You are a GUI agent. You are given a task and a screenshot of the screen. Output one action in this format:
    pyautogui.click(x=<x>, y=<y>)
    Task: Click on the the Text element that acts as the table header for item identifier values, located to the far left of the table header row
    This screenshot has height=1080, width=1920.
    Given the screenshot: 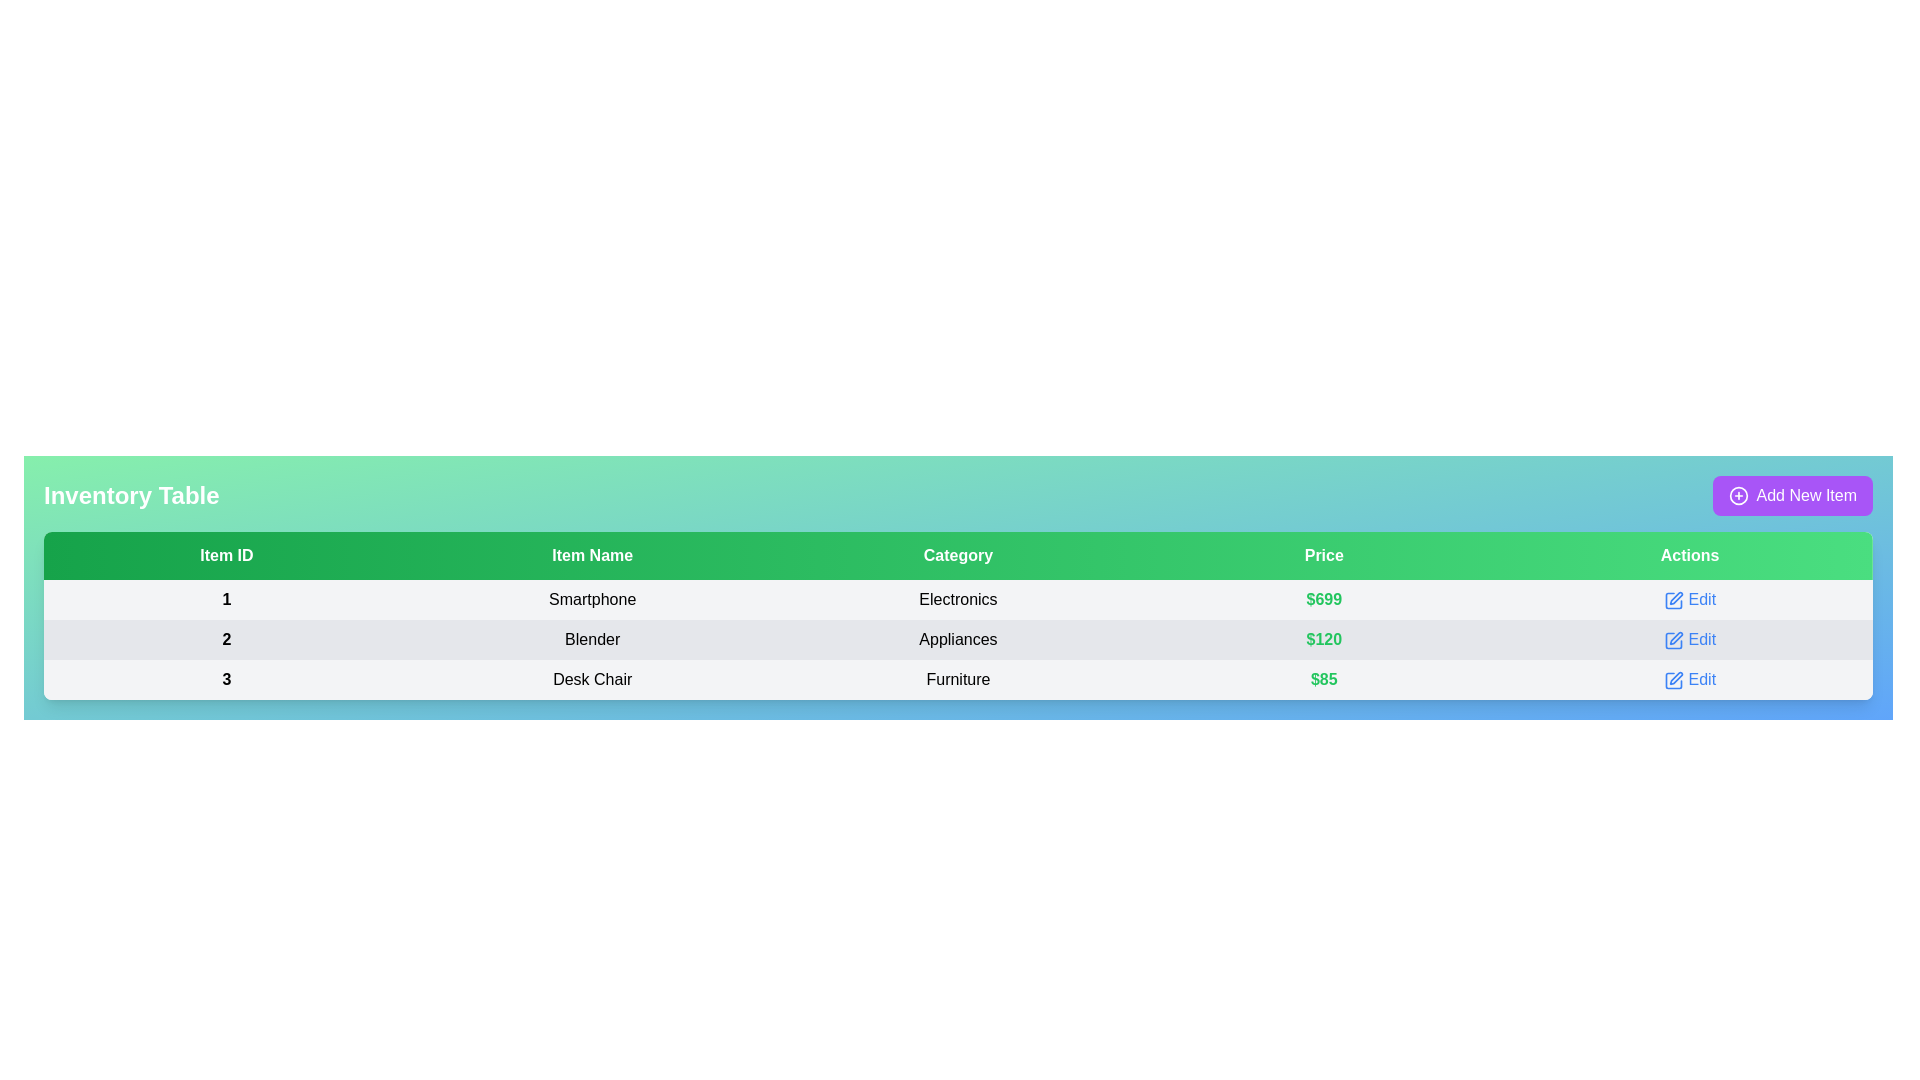 What is the action you would take?
    pyautogui.click(x=226, y=555)
    